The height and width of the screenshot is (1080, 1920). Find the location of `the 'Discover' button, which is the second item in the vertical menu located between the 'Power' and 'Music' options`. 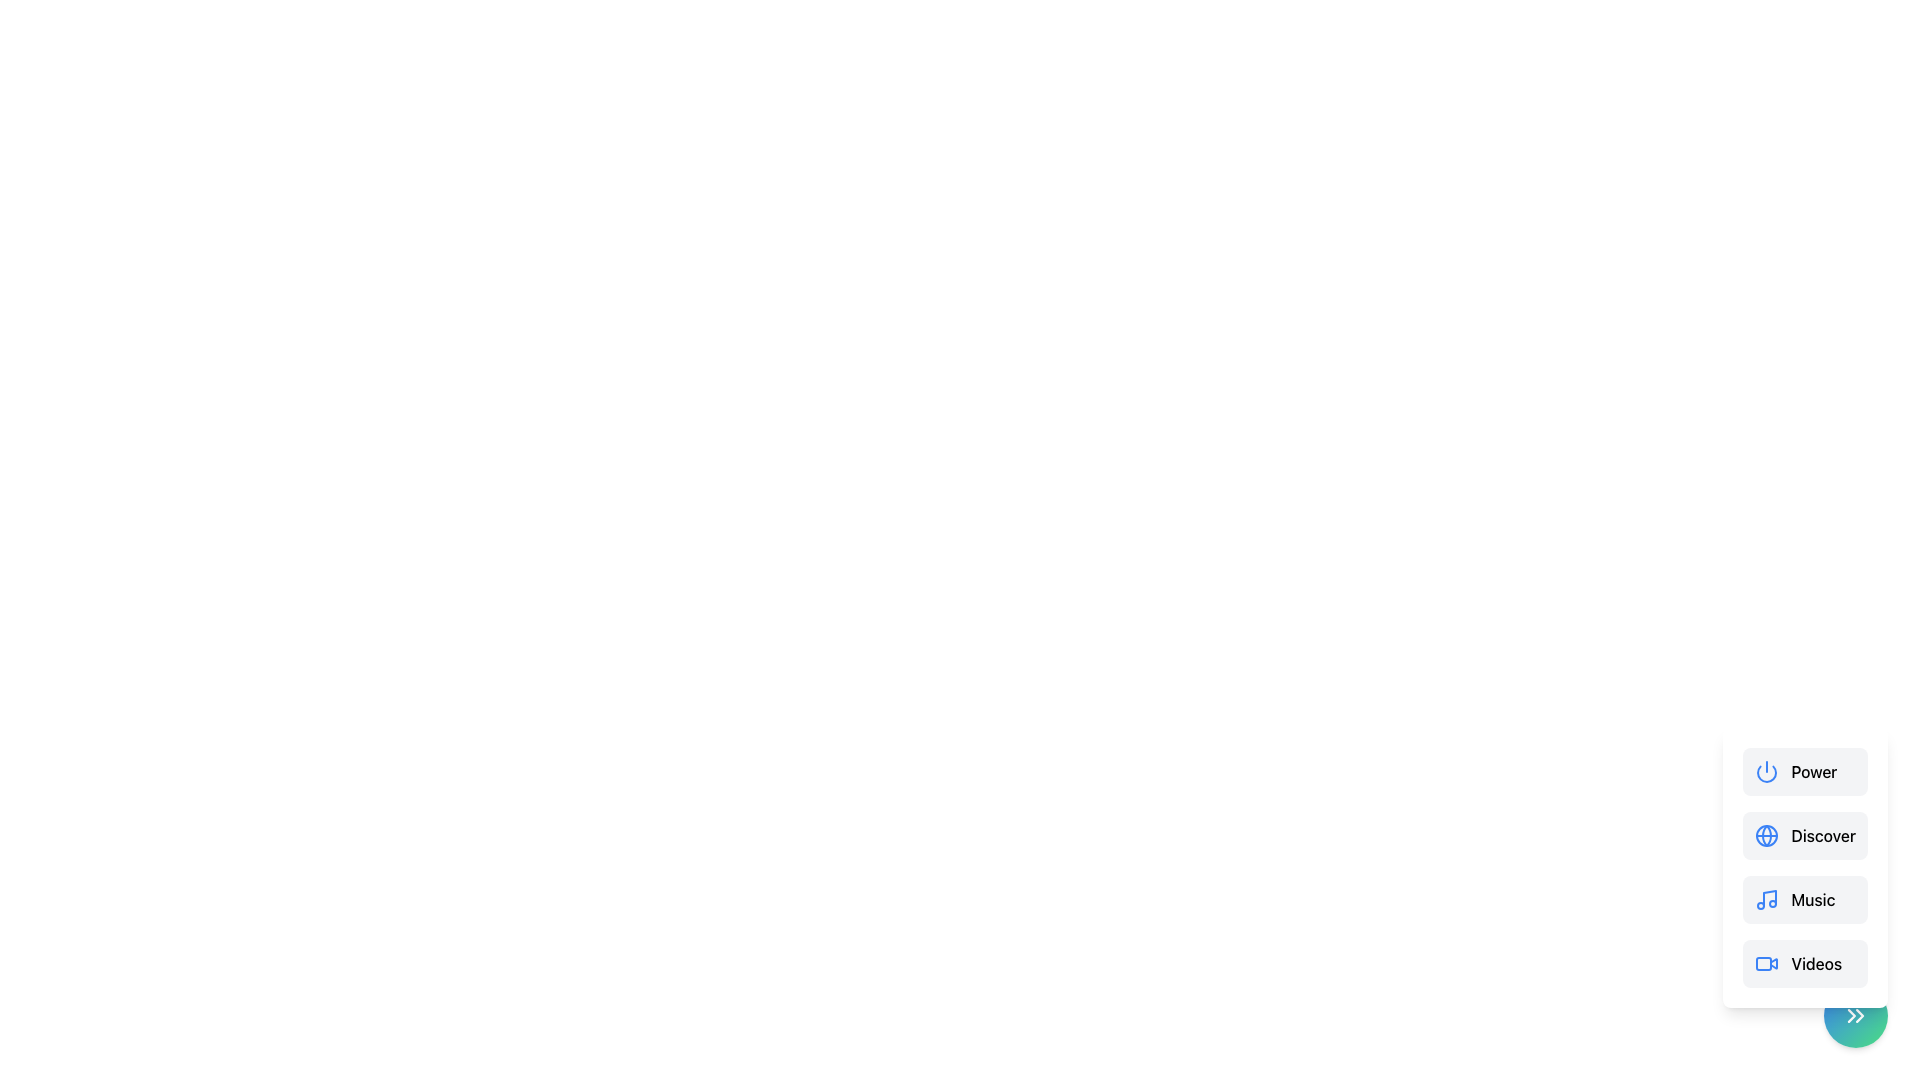

the 'Discover' button, which is the second item in the vertical menu located between the 'Power' and 'Music' options is located at coordinates (1805, 836).